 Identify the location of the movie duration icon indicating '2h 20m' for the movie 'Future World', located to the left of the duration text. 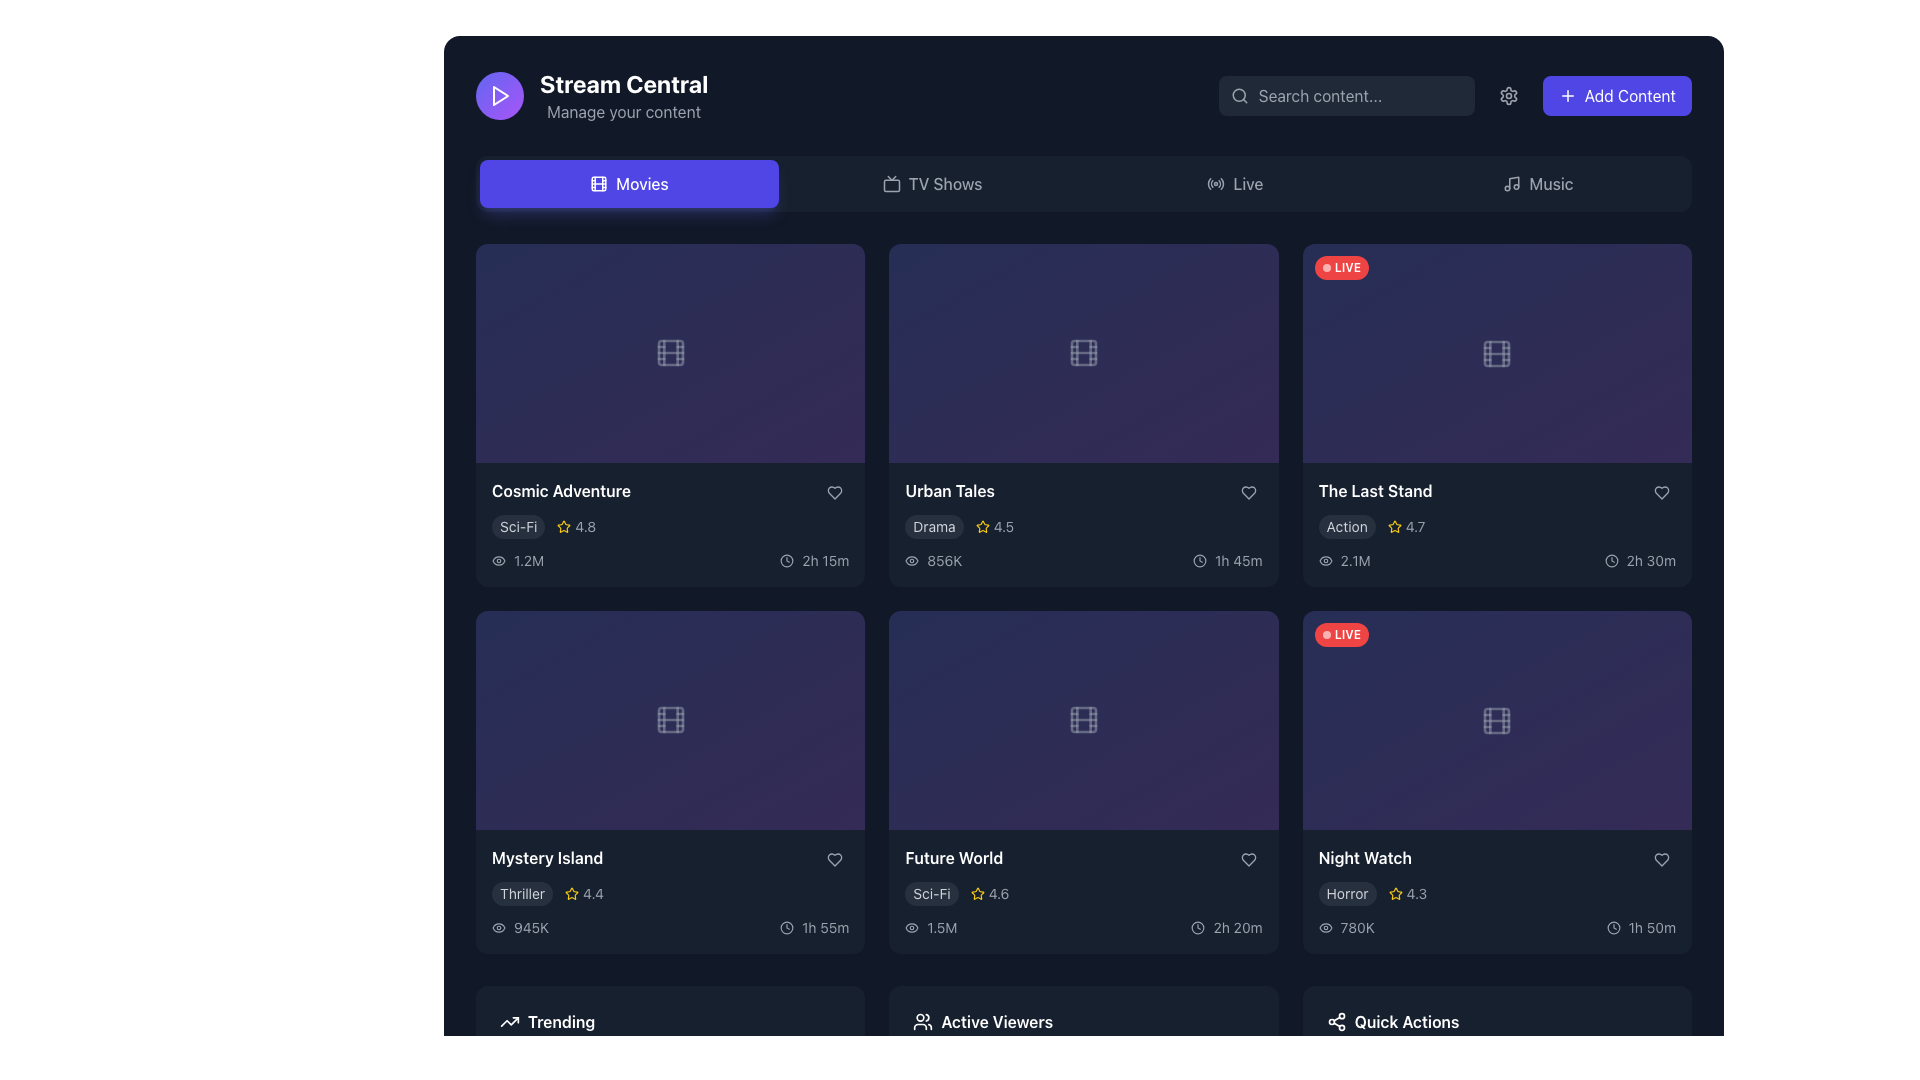
(1198, 927).